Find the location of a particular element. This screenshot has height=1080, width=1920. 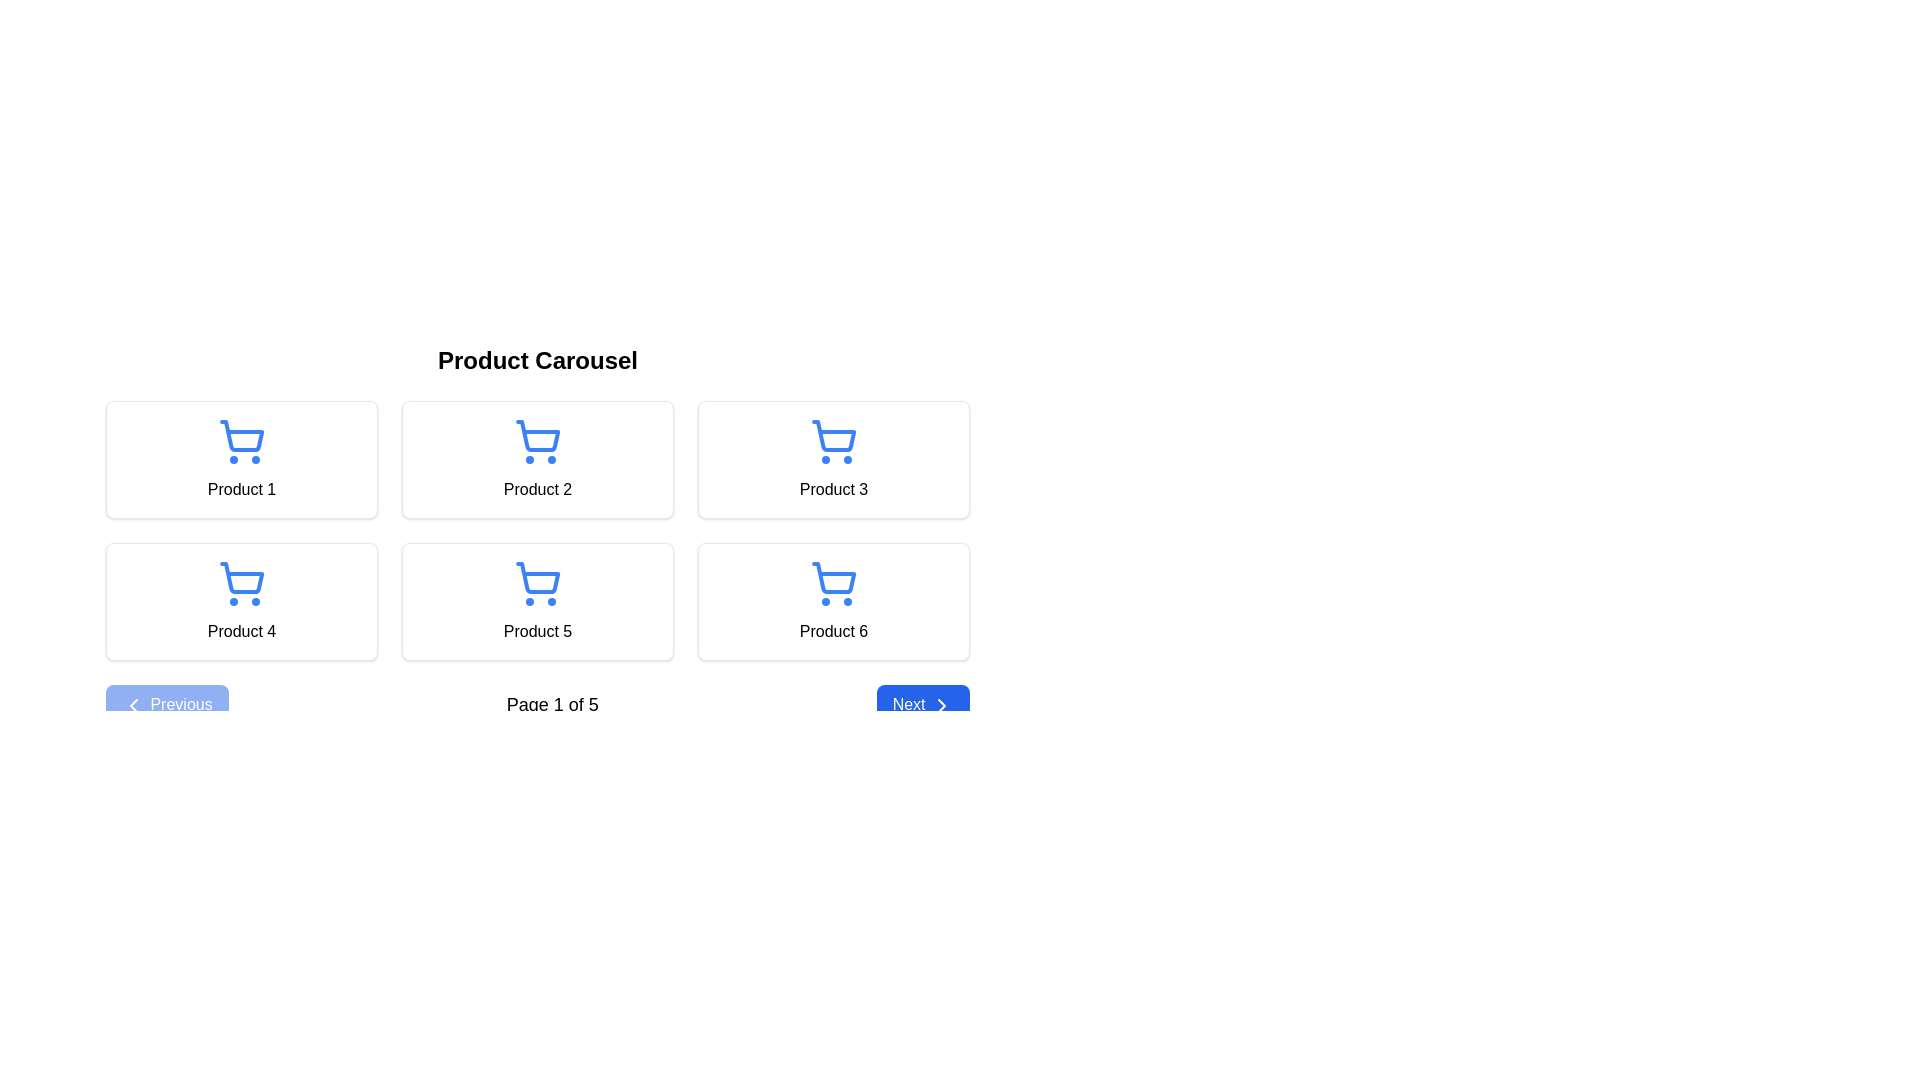

the hollow blue shopping cart icon located in the second box of a three-column grid labeled 'Product 2' is located at coordinates (537, 441).